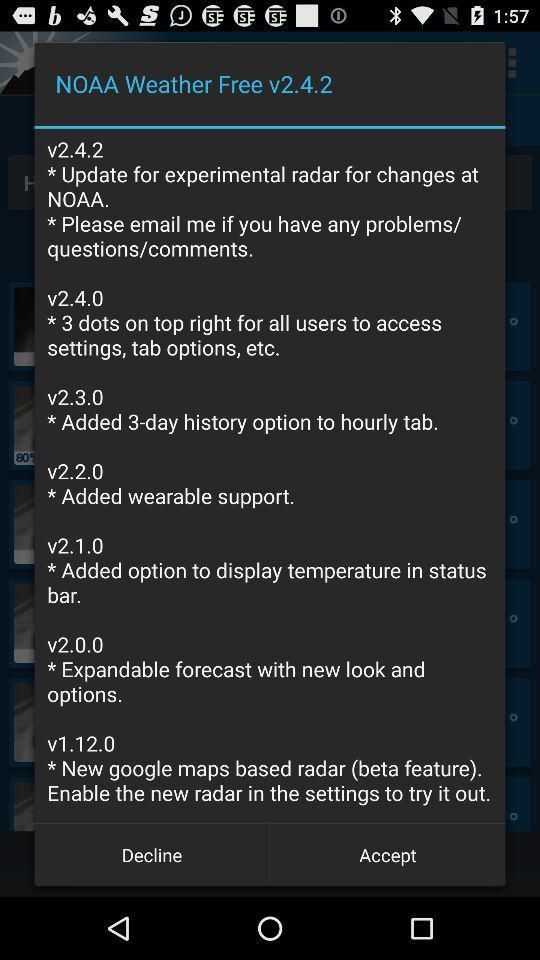 The width and height of the screenshot is (540, 960). What do you see at coordinates (387, 853) in the screenshot?
I see `the button to the right of decline button` at bounding box center [387, 853].